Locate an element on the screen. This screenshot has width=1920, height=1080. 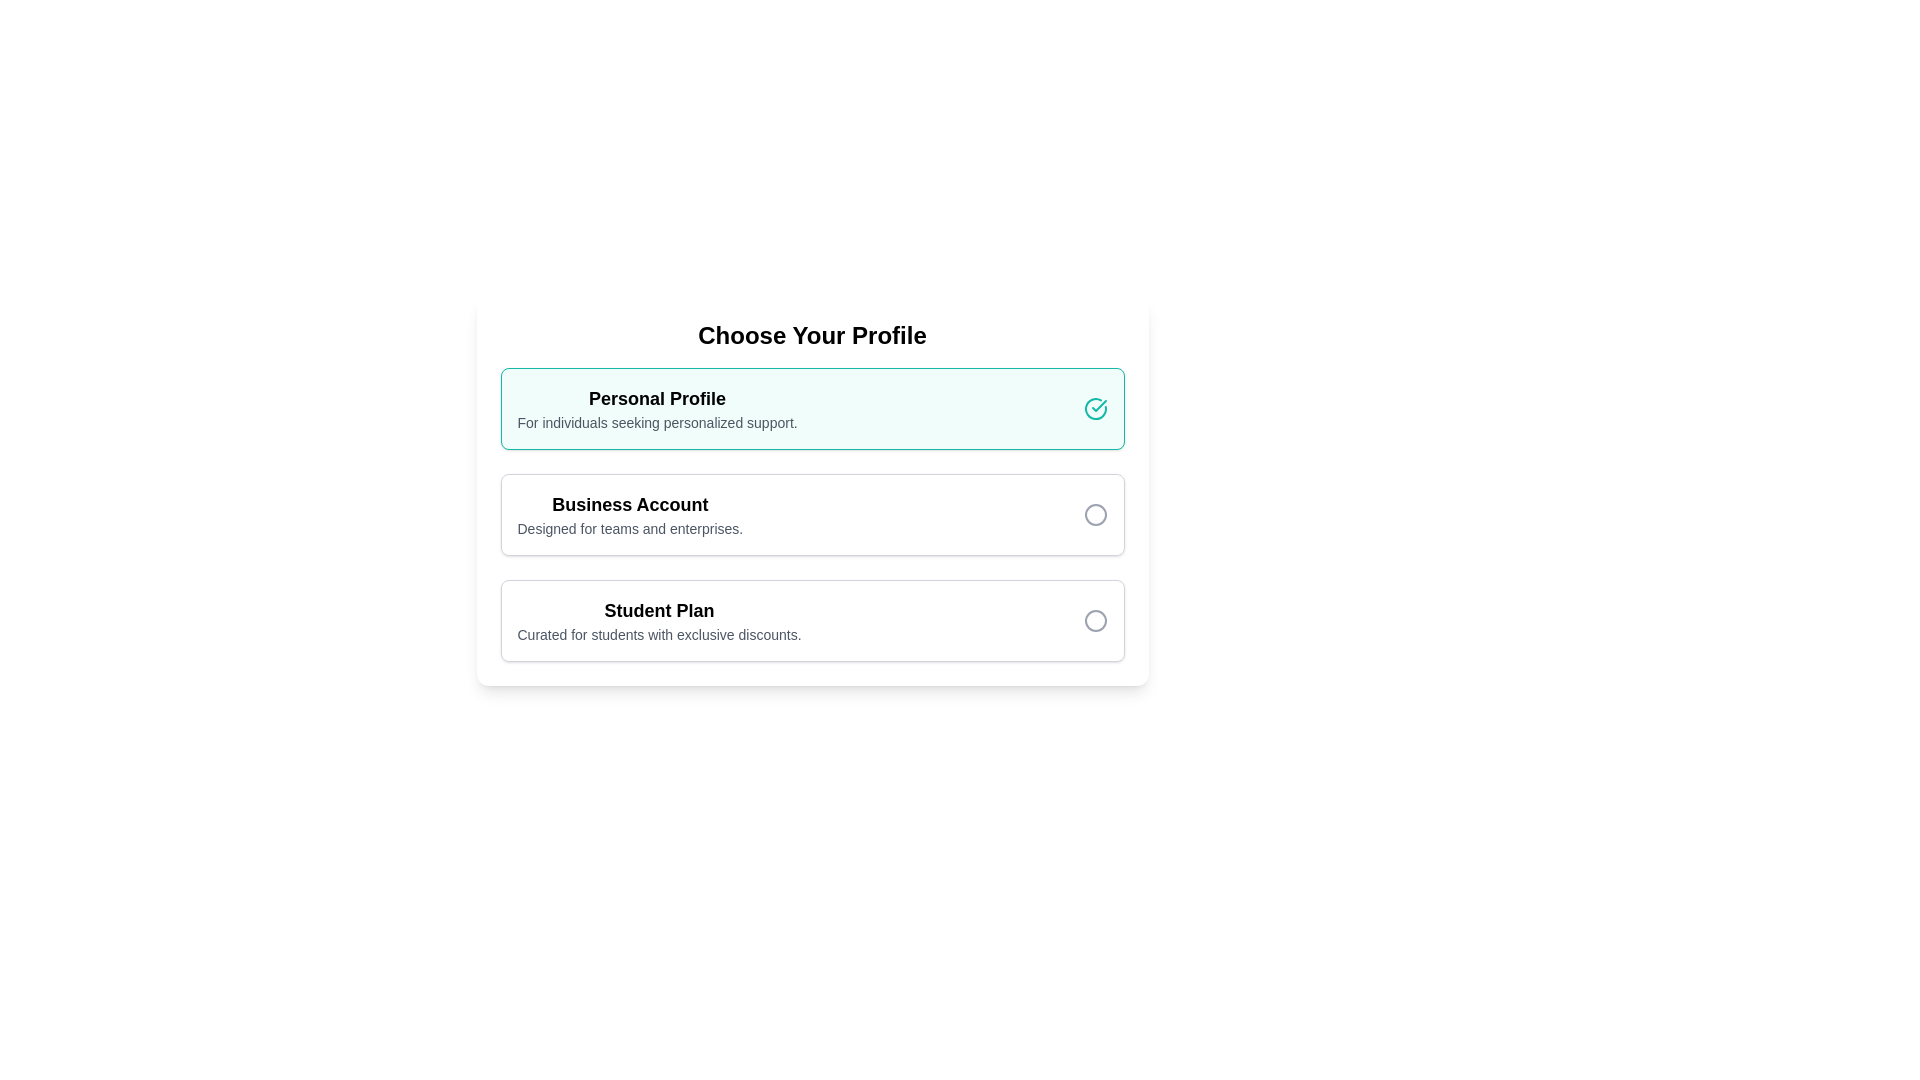
the icon indicating a selected or completed state for the 'Personal Profile' option, located at the far right of the 'Personal Profile' card, next to the text 'For individuals seeking personalized support' is located at coordinates (1094, 407).